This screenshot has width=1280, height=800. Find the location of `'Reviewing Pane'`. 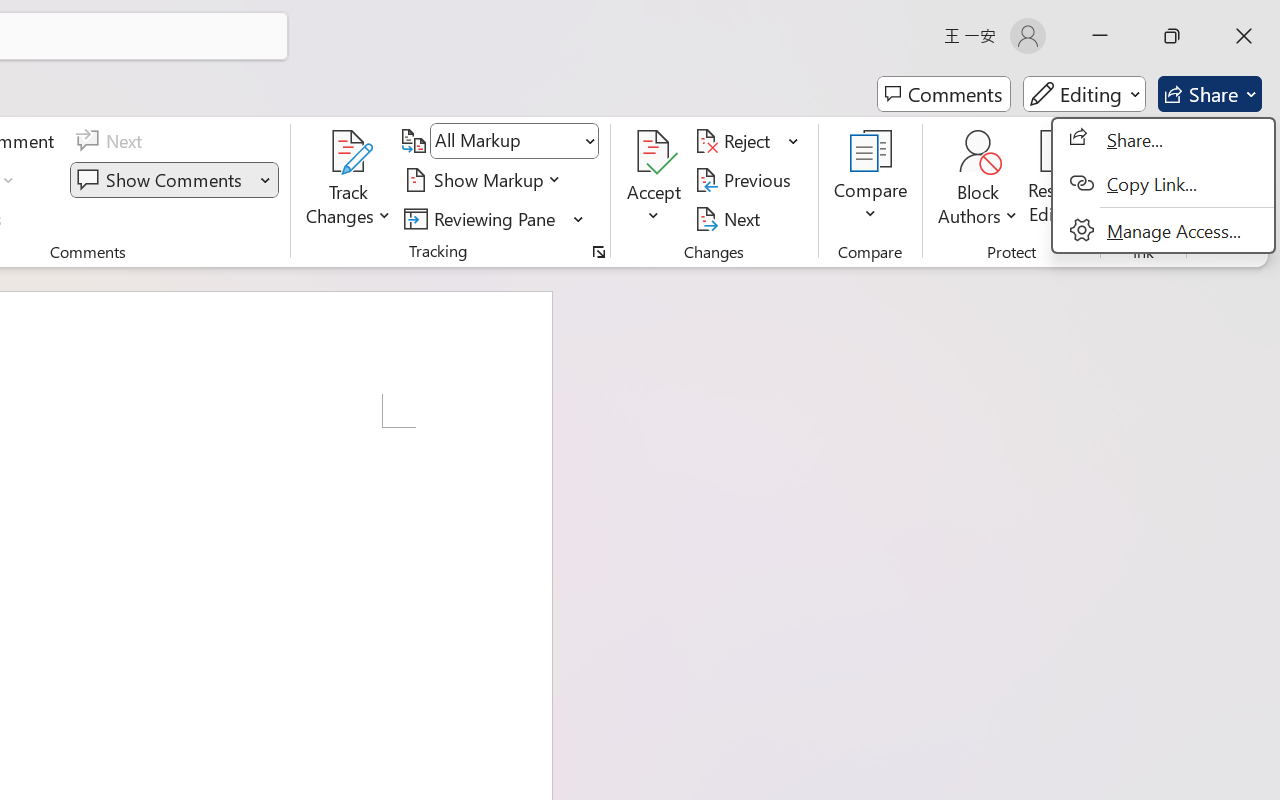

'Reviewing Pane' is located at coordinates (494, 218).